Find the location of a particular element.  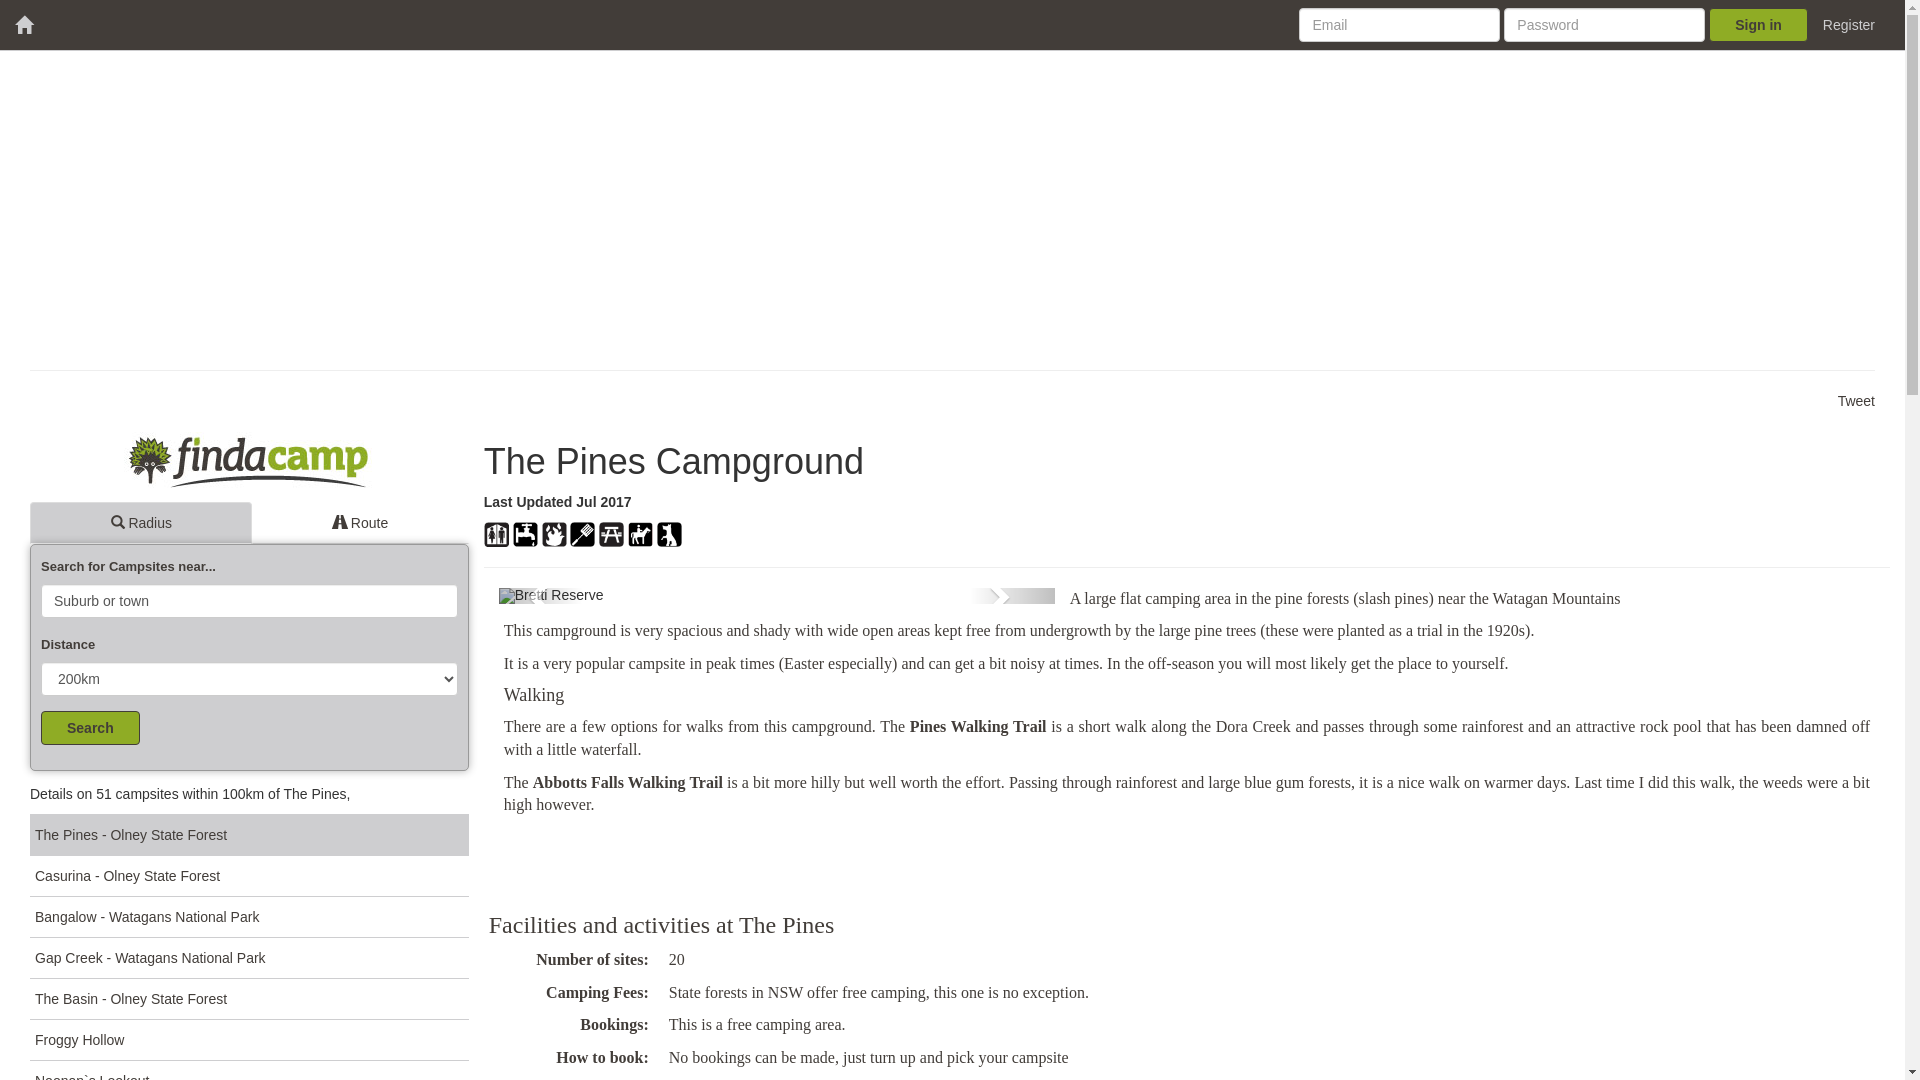

'Next' is located at coordinates (970, 595).